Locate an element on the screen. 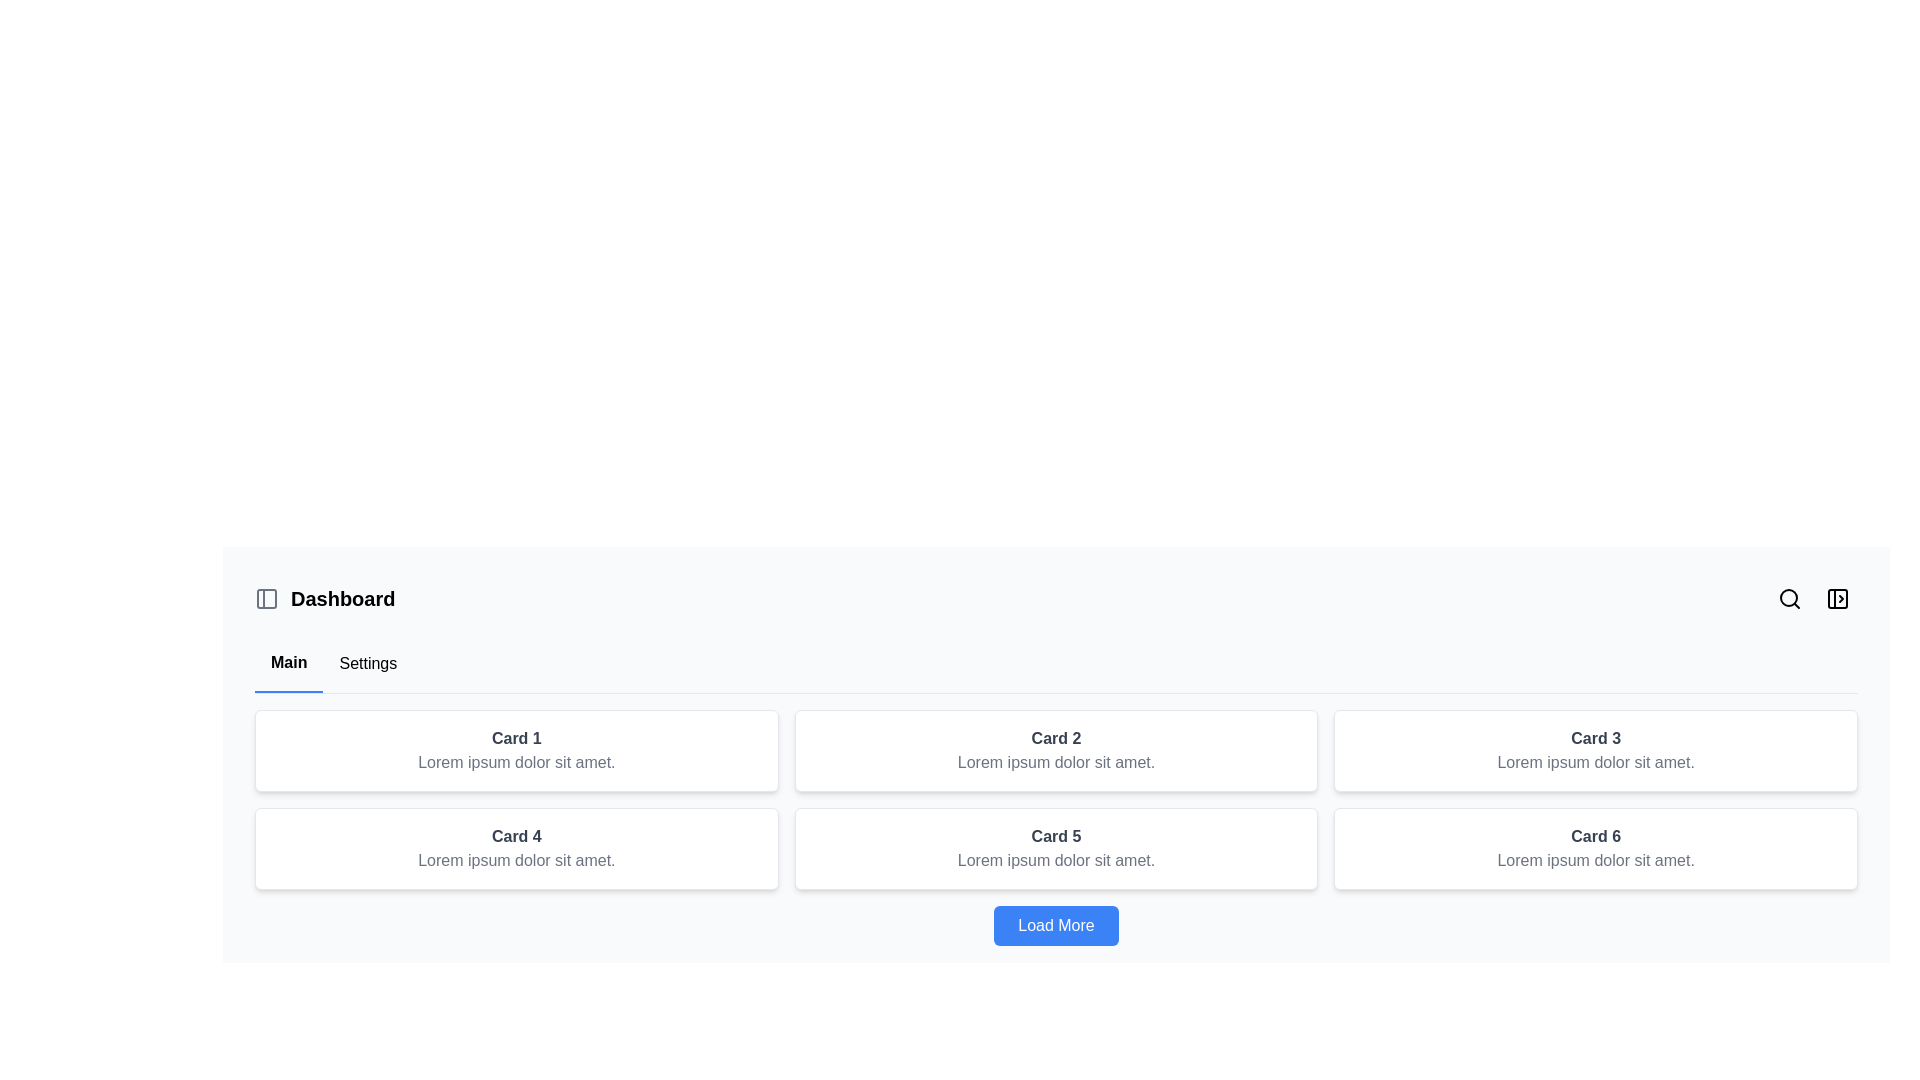 This screenshot has height=1080, width=1920. the Text label displaying 'Lorem ipsum dolor sit amet.' located inside 'Card 5' in the third row and first column of the grid layout is located at coordinates (1055, 859).